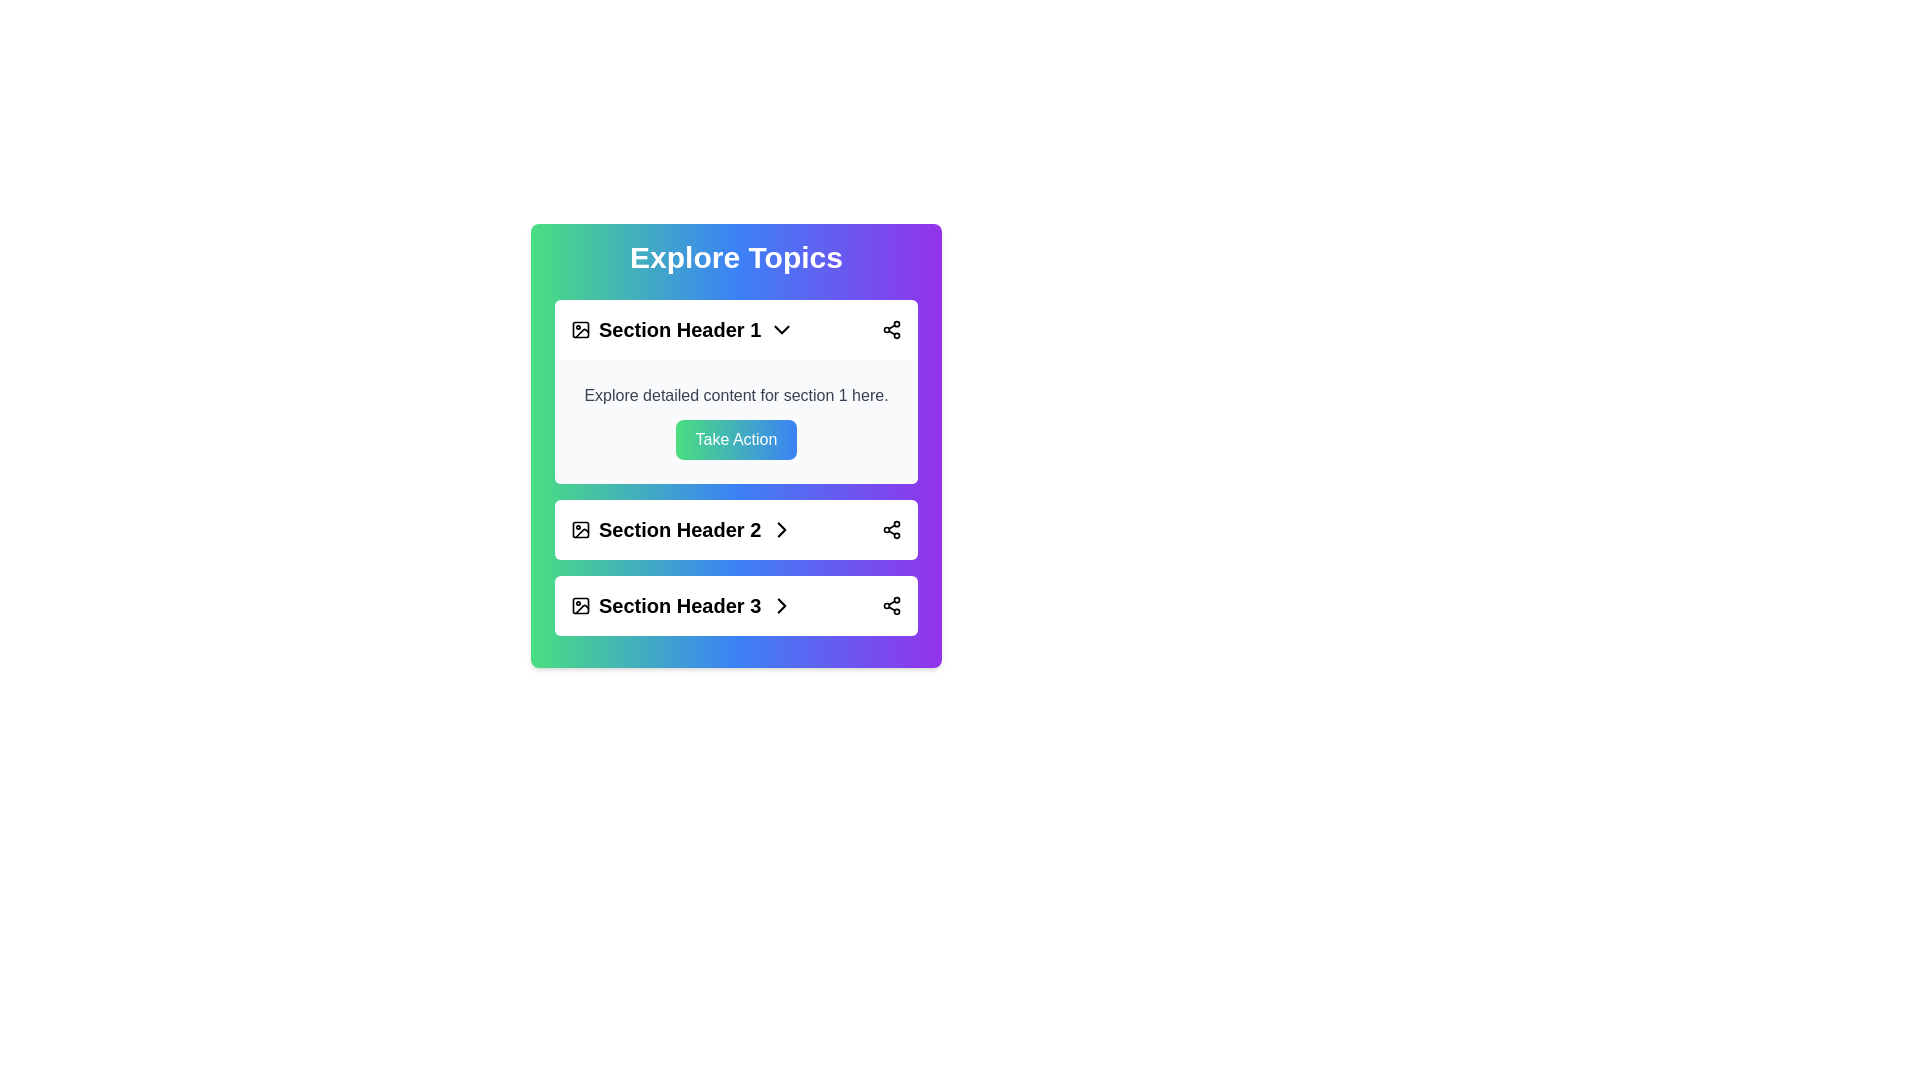 This screenshot has height=1080, width=1920. Describe the element at coordinates (735, 528) in the screenshot. I see `the second section header in the vertical stack` at that location.